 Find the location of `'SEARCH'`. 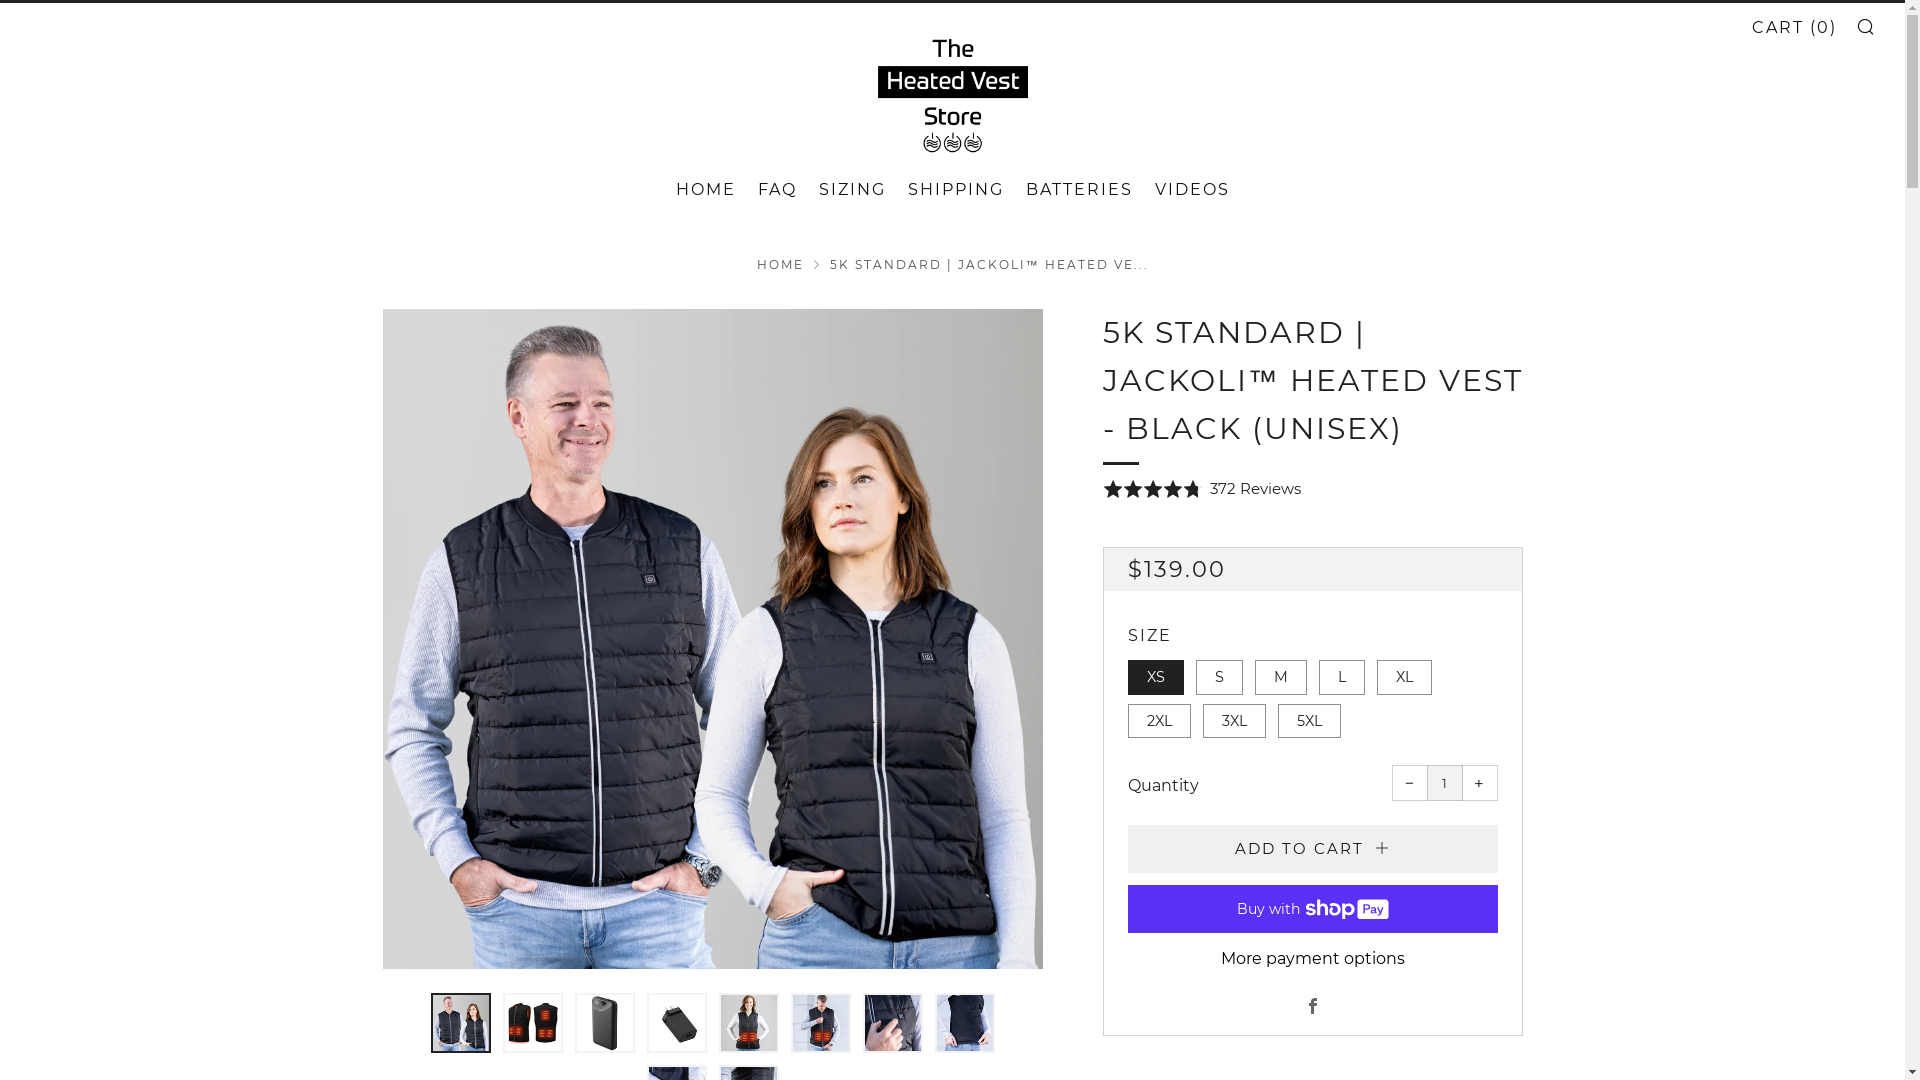

'SEARCH' is located at coordinates (1864, 26).